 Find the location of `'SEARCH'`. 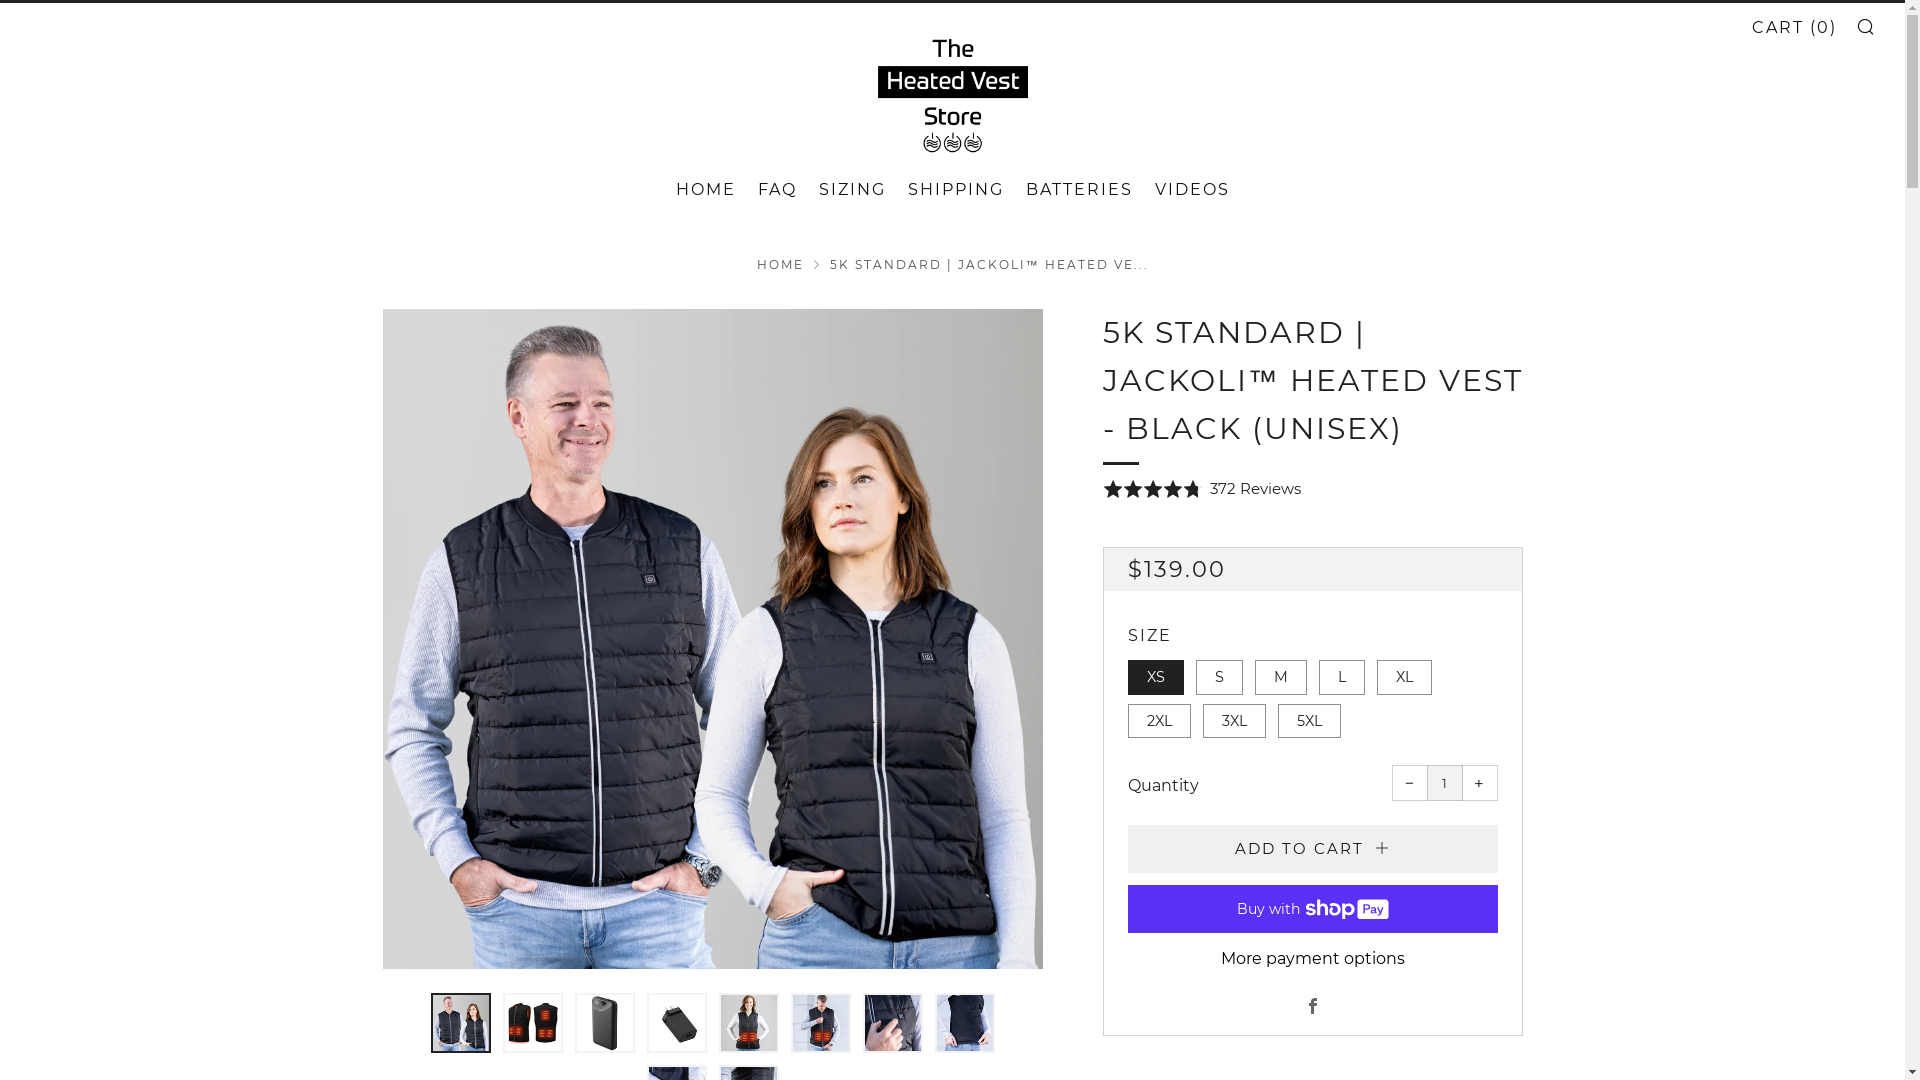

'SEARCH' is located at coordinates (1864, 26).